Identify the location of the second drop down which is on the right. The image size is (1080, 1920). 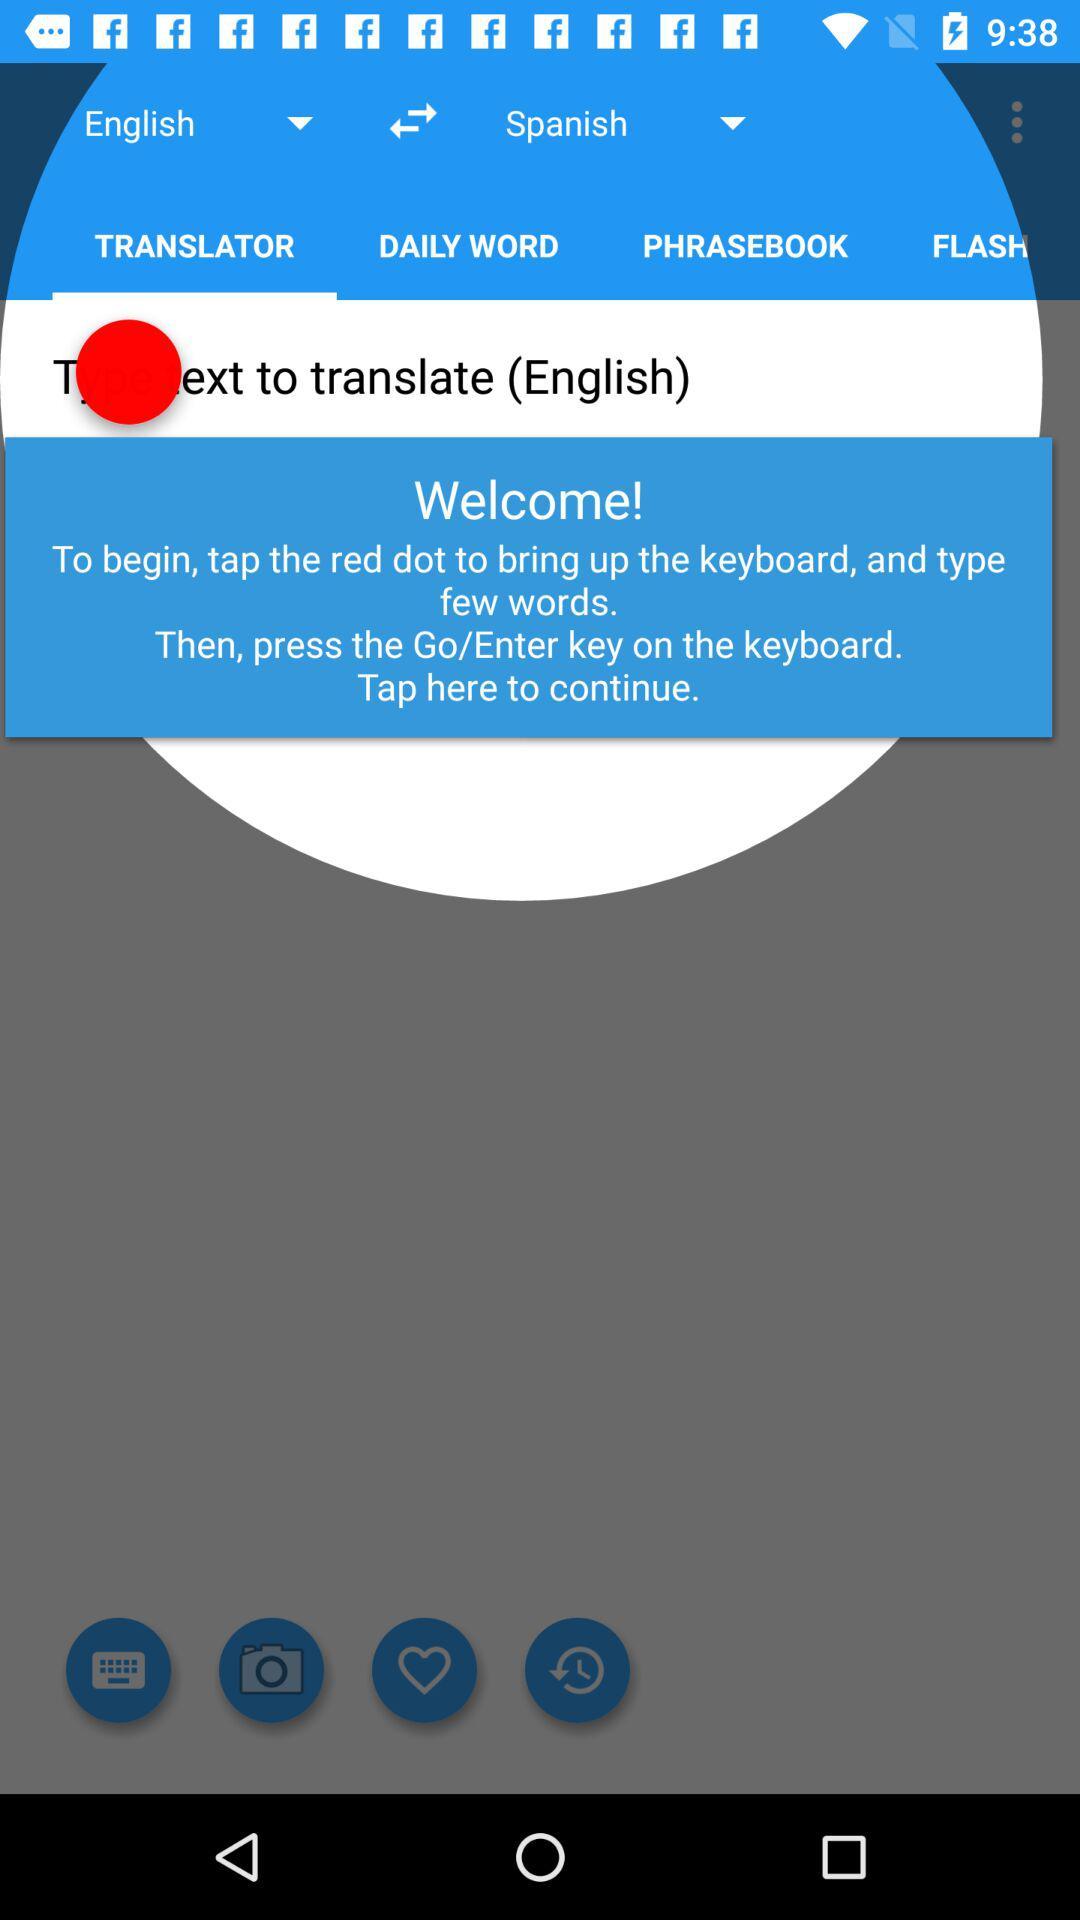
(628, 121).